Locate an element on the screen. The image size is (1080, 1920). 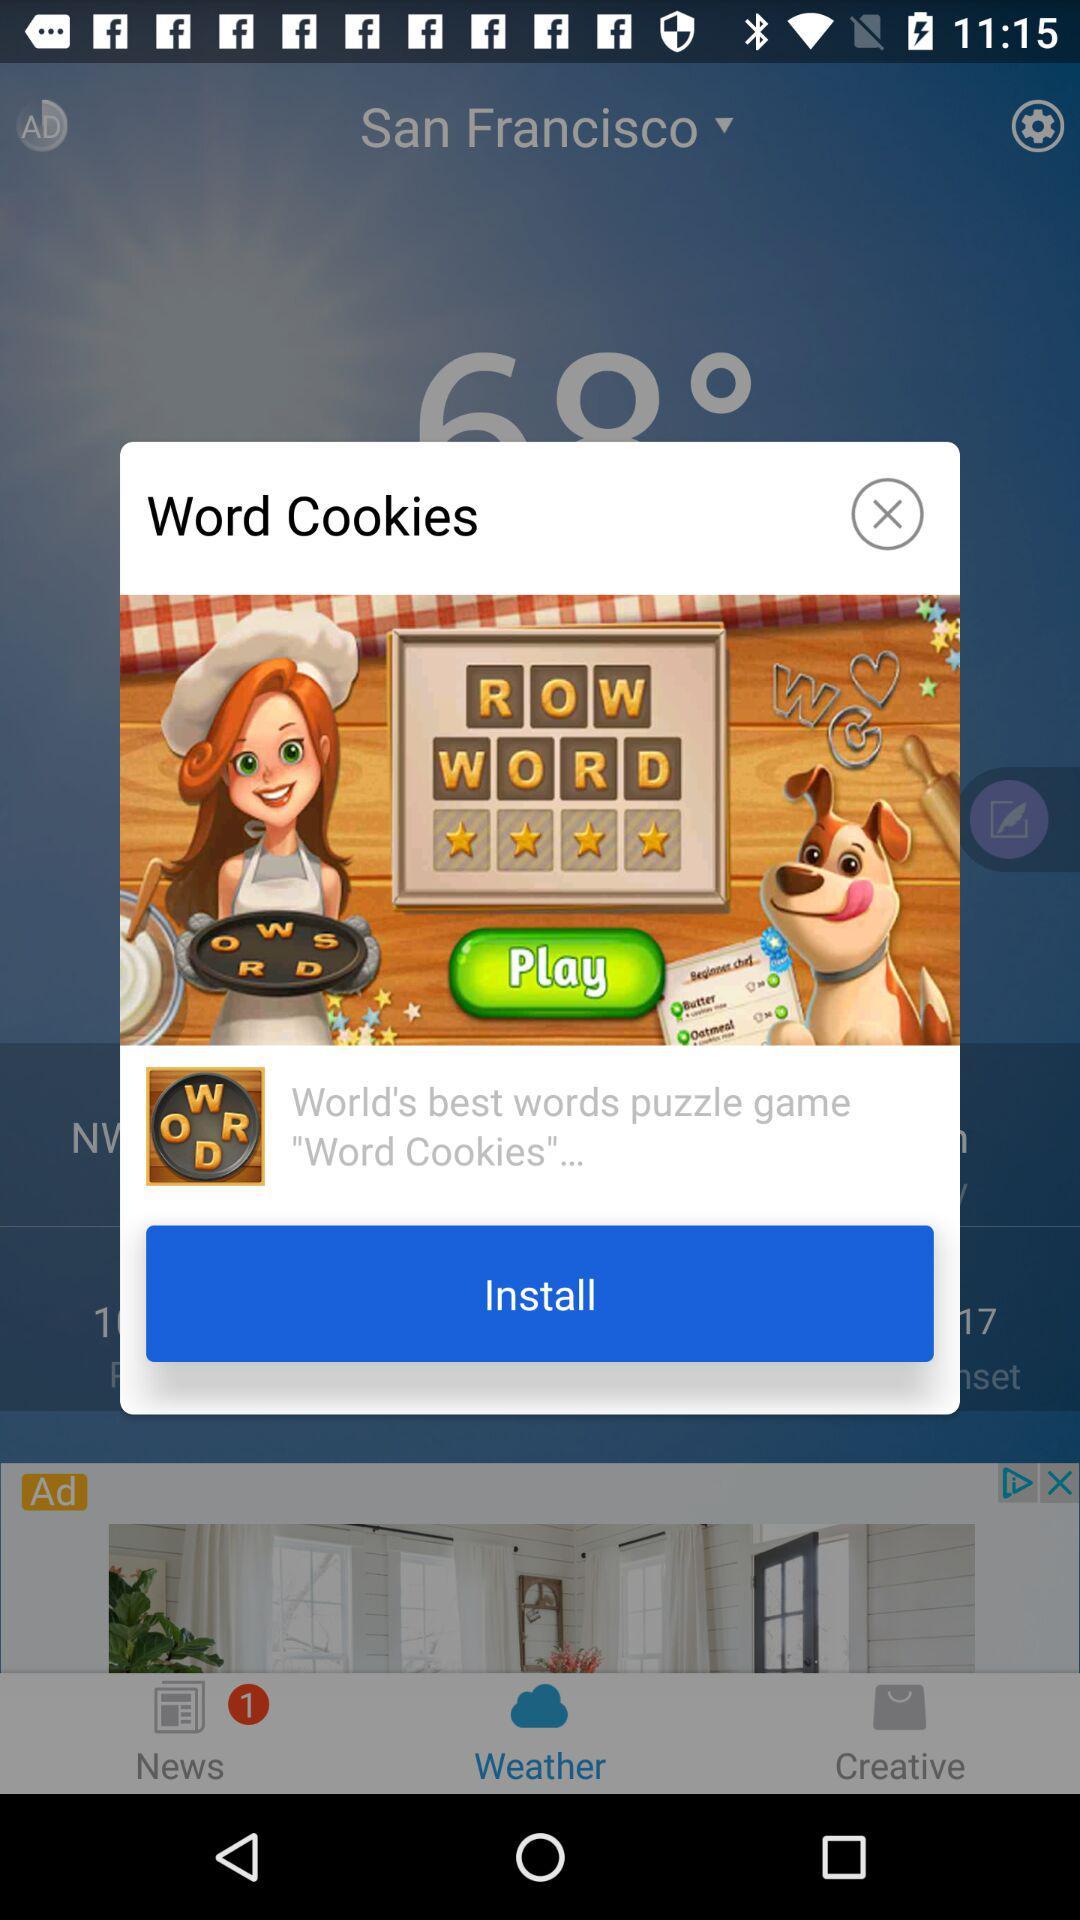
the icon at the top right corner is located at coordinates (886, 514).